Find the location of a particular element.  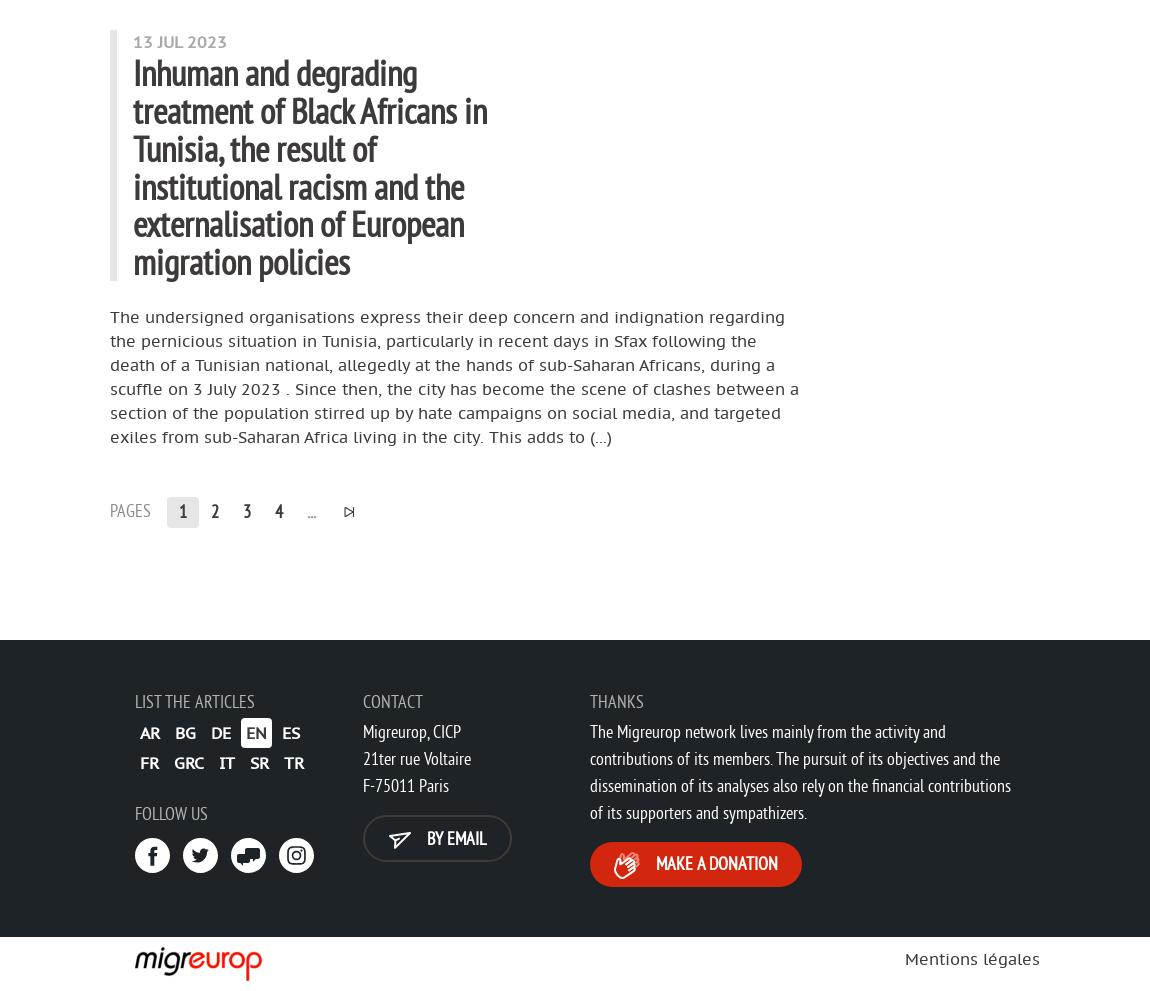

'Make a donation' is located at coordinates (651, 862).